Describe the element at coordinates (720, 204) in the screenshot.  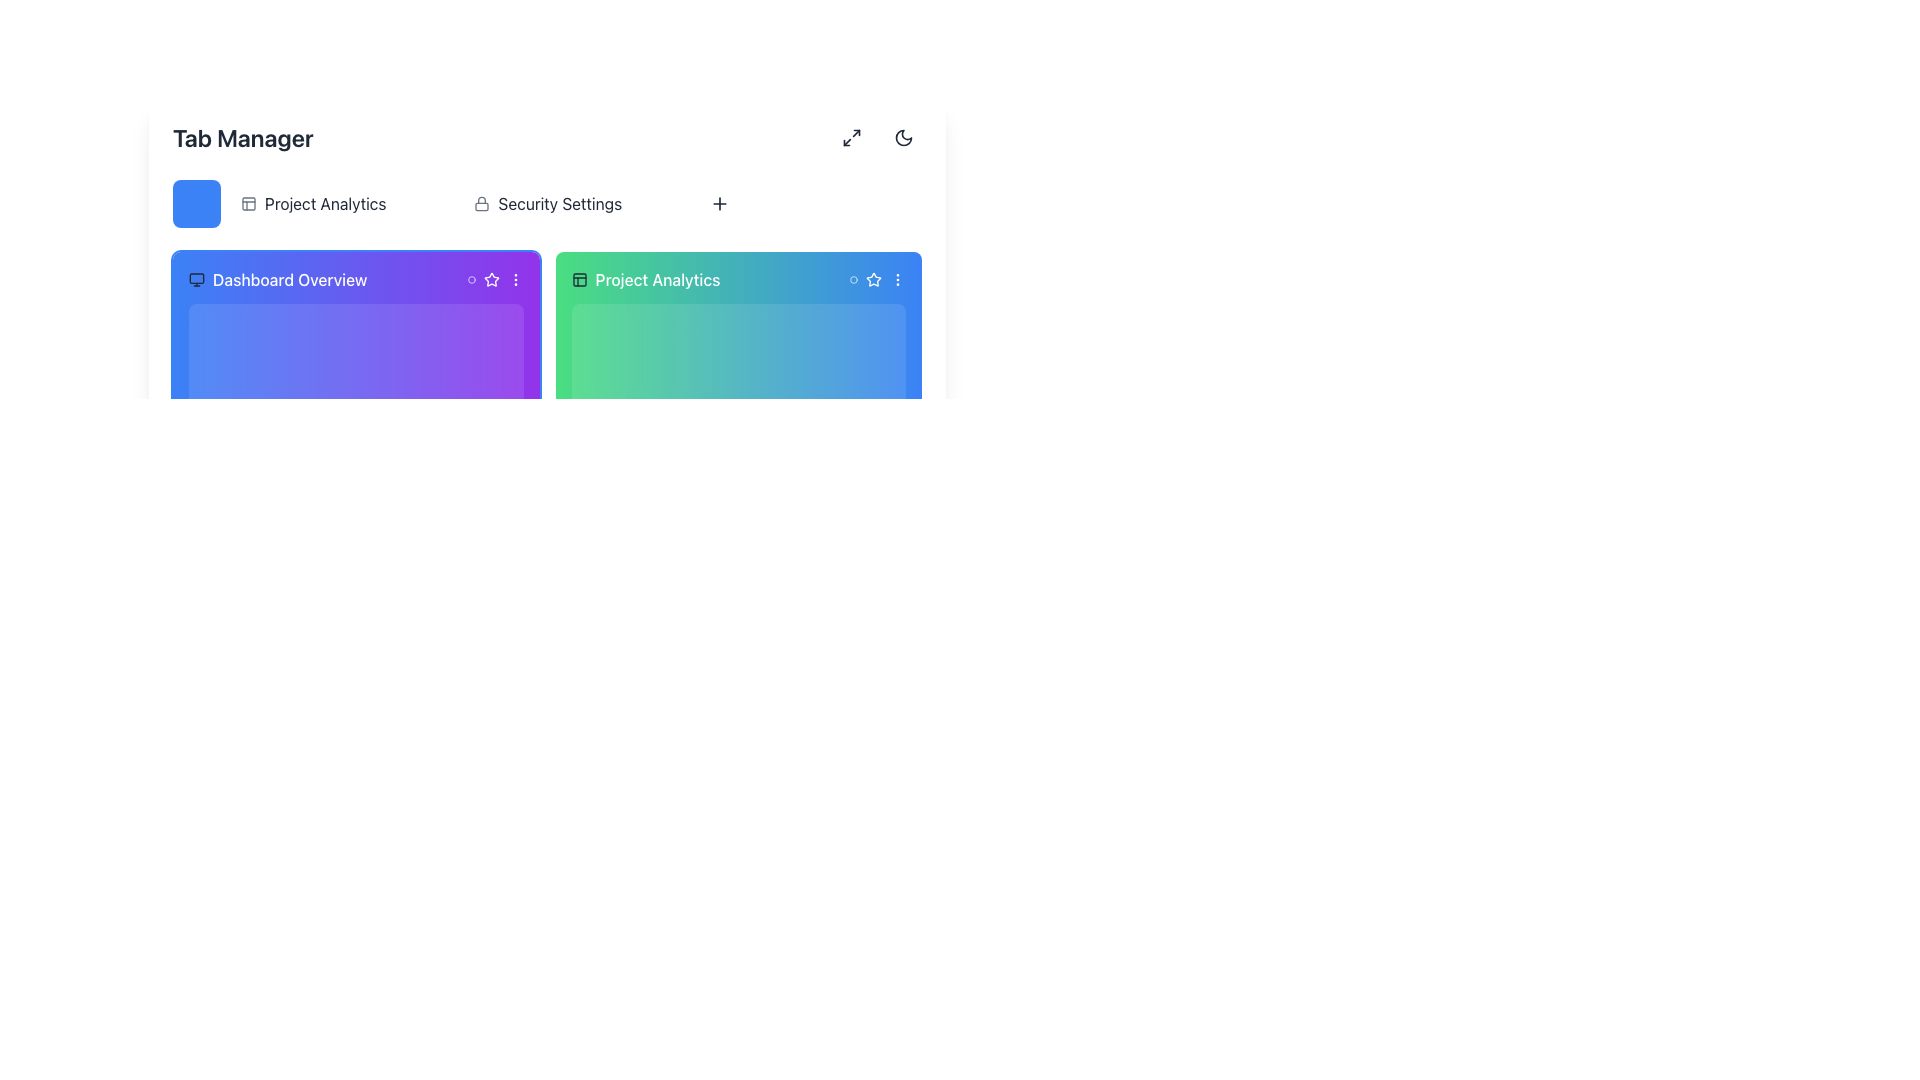
I see `the plus icon located near the top right section of the interface` at that location.